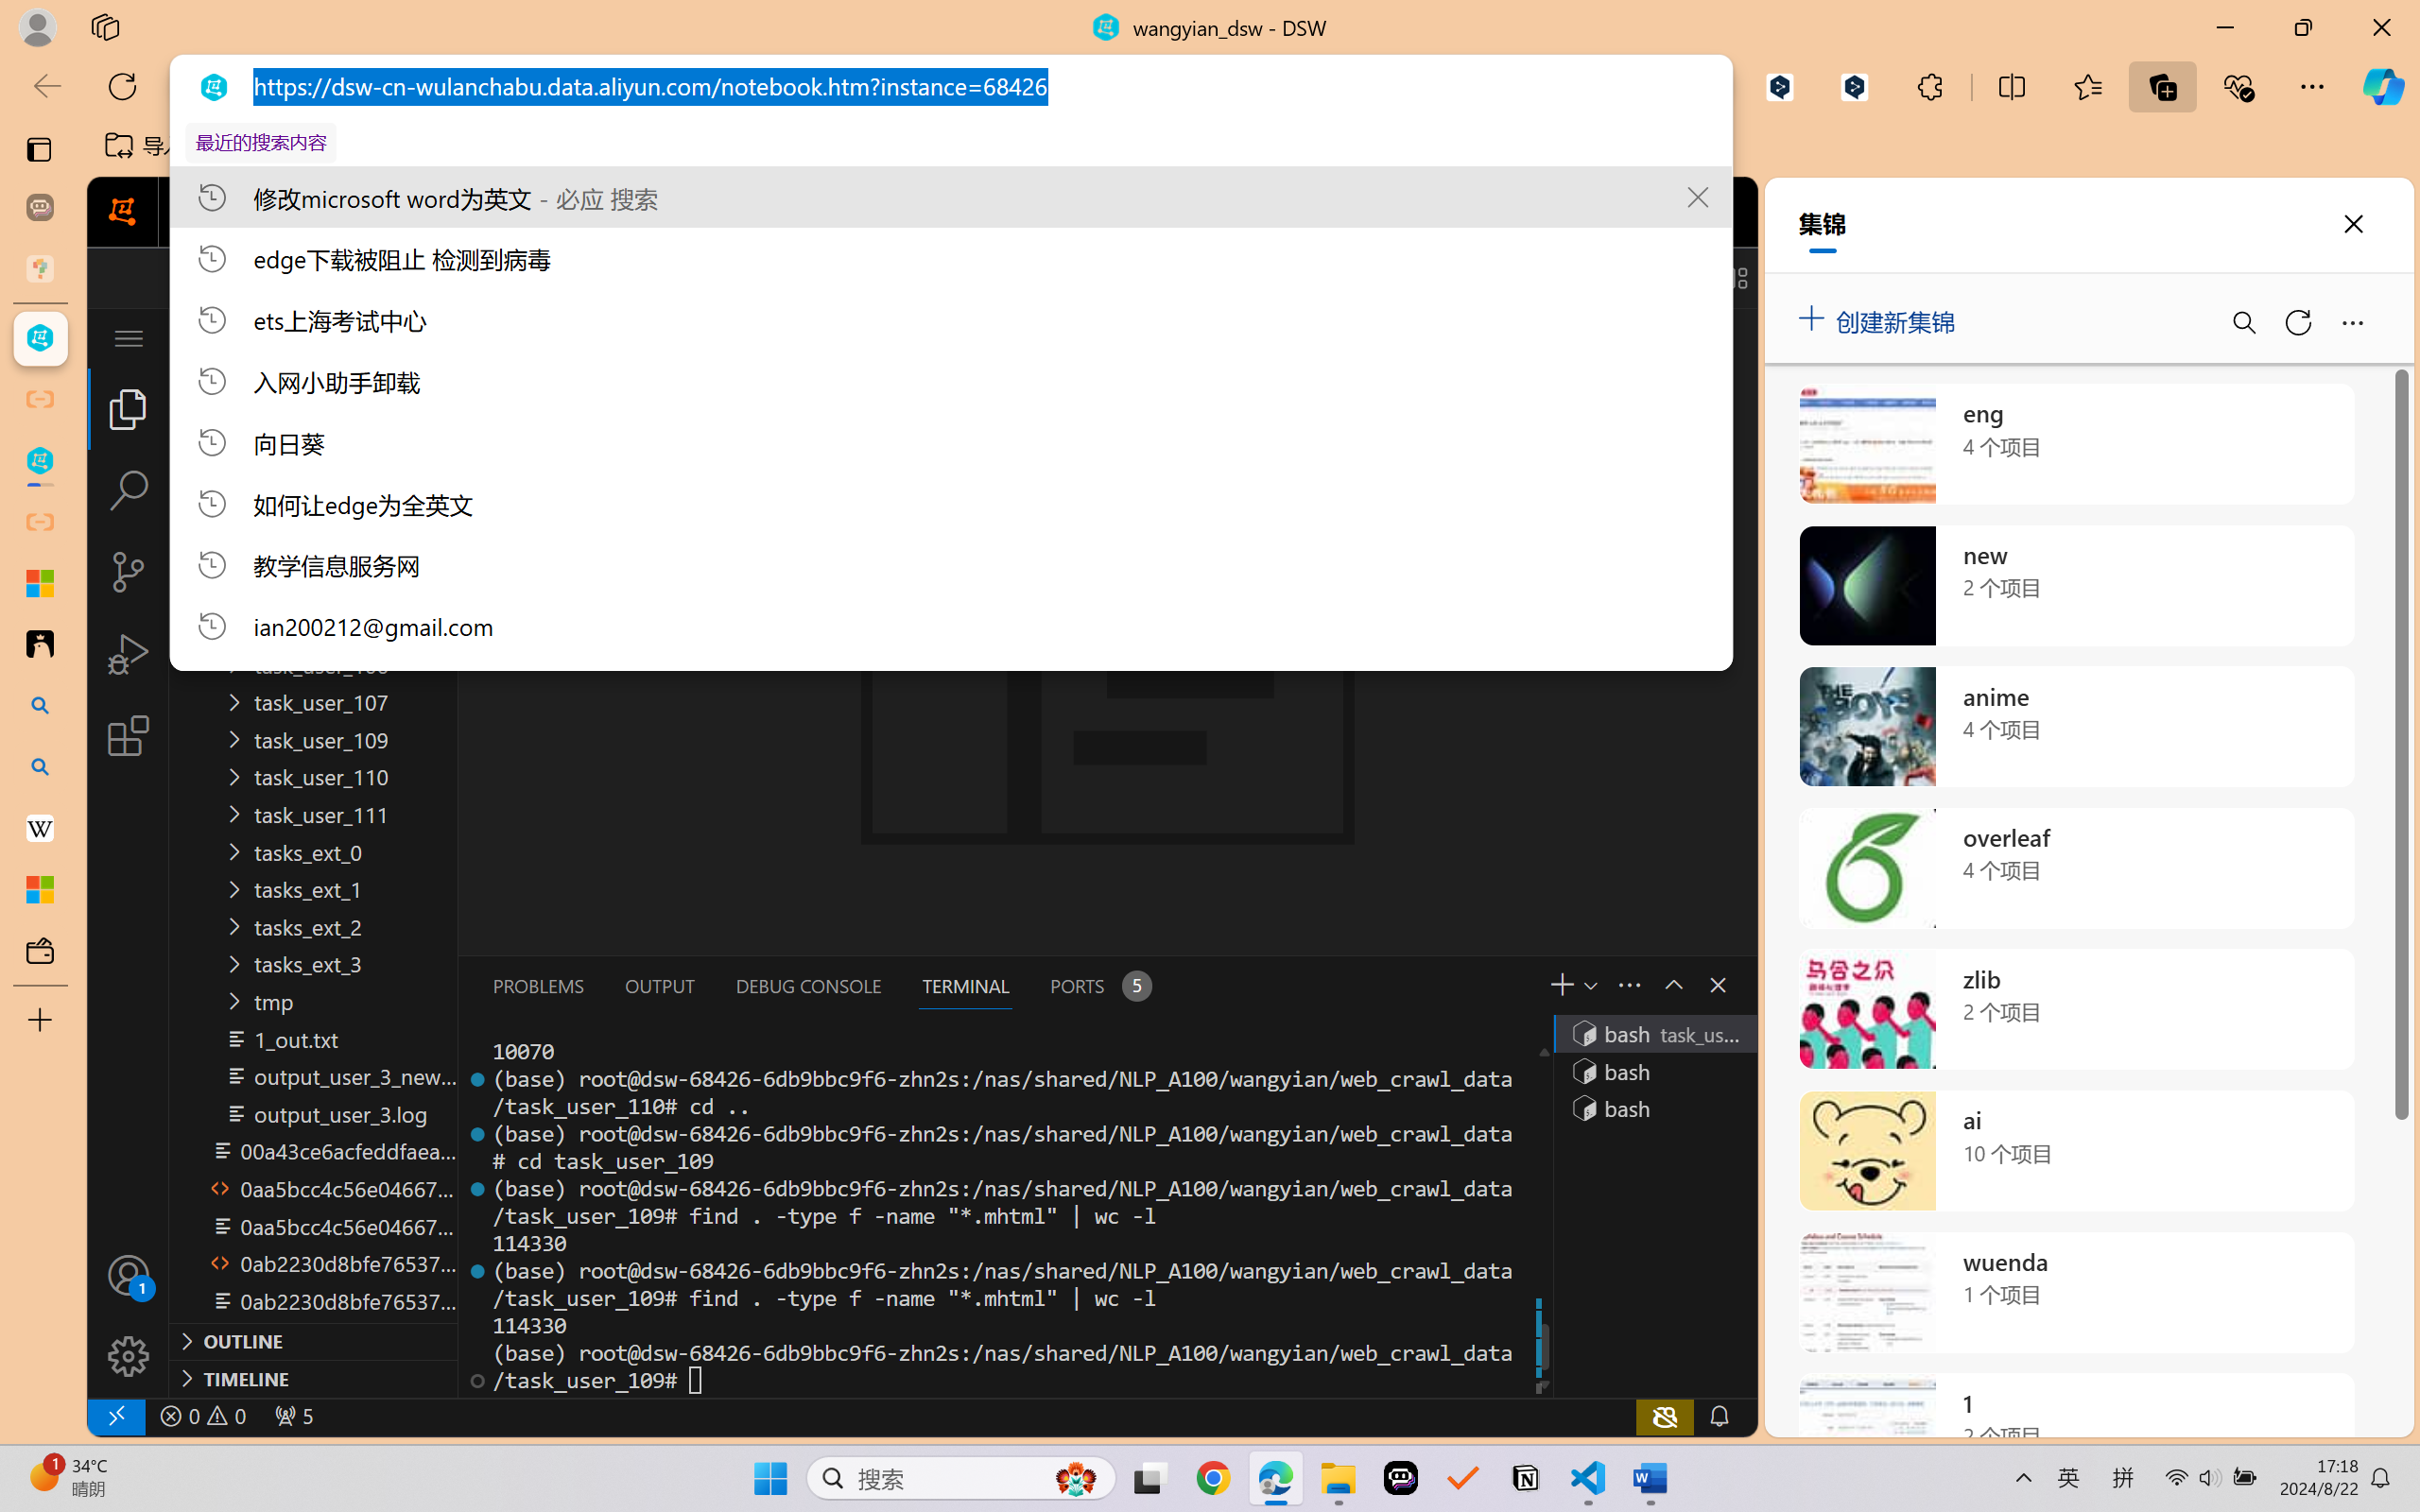 The height and width of the screenshot is (1512, 2420). Describe the element at coordinates (127, 337) in the screenshot. I see `'Class: menubar compact overflow-menu-only inactive'` at that location.